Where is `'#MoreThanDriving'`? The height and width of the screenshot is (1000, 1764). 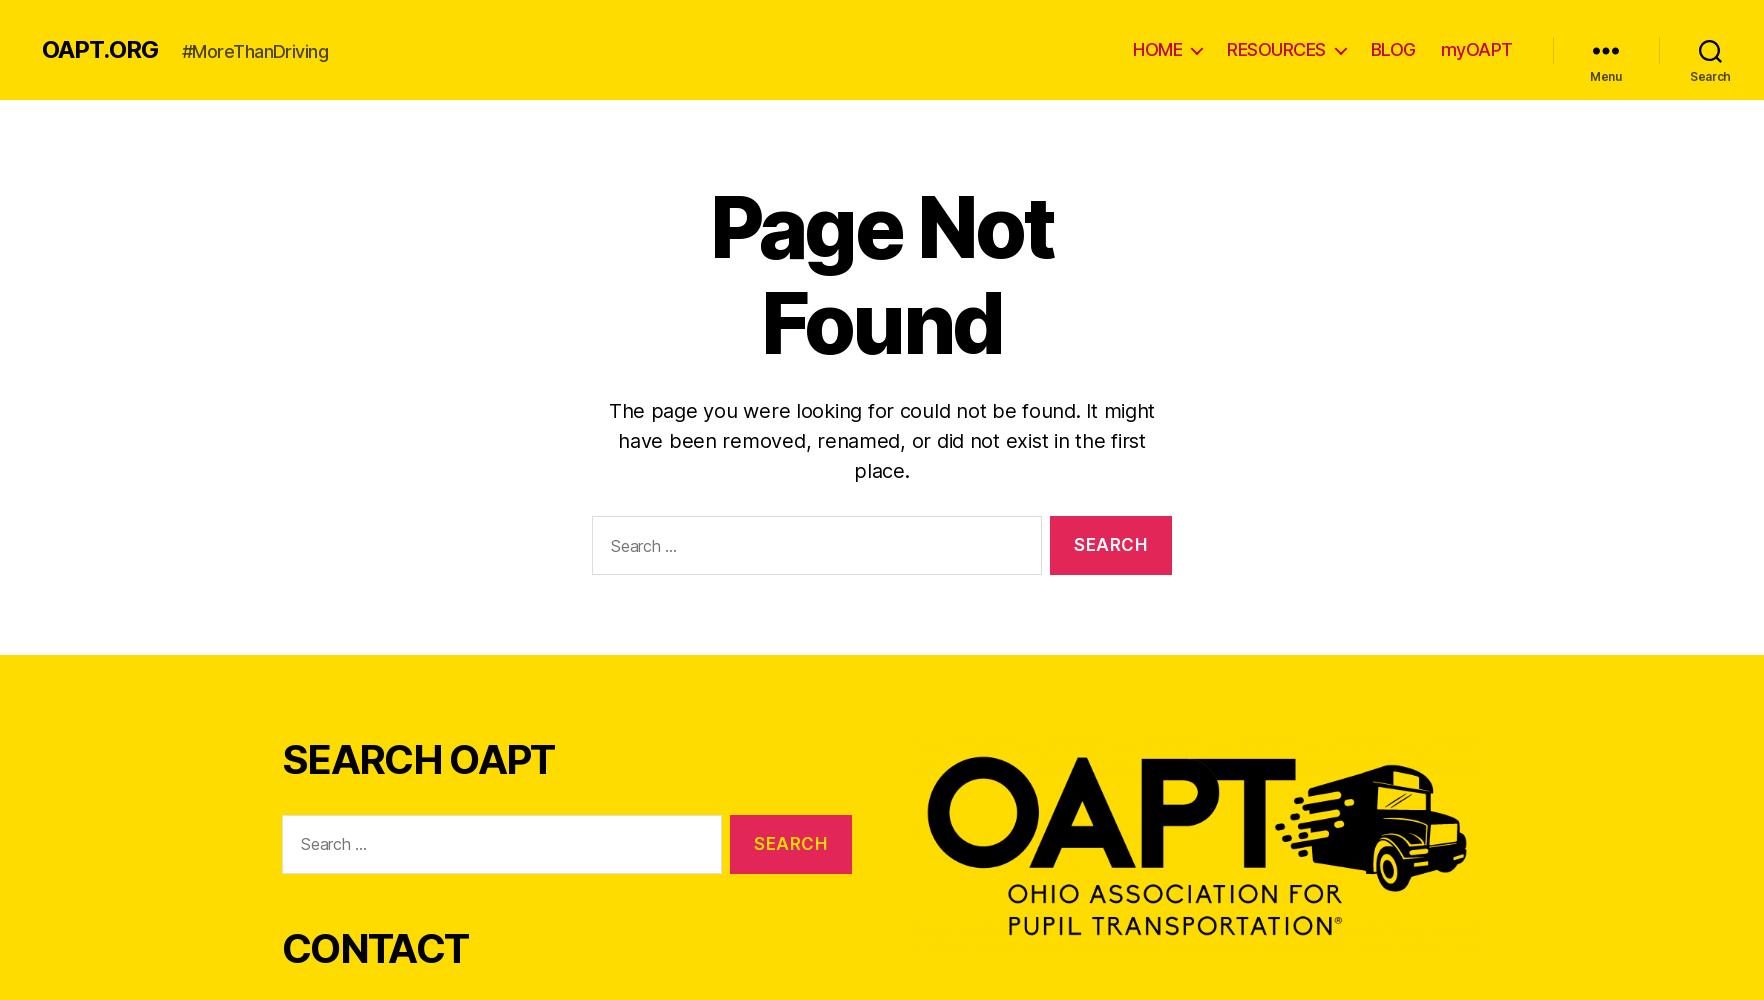 '#MoreThanDriving' is located at coordinates (182, 51).